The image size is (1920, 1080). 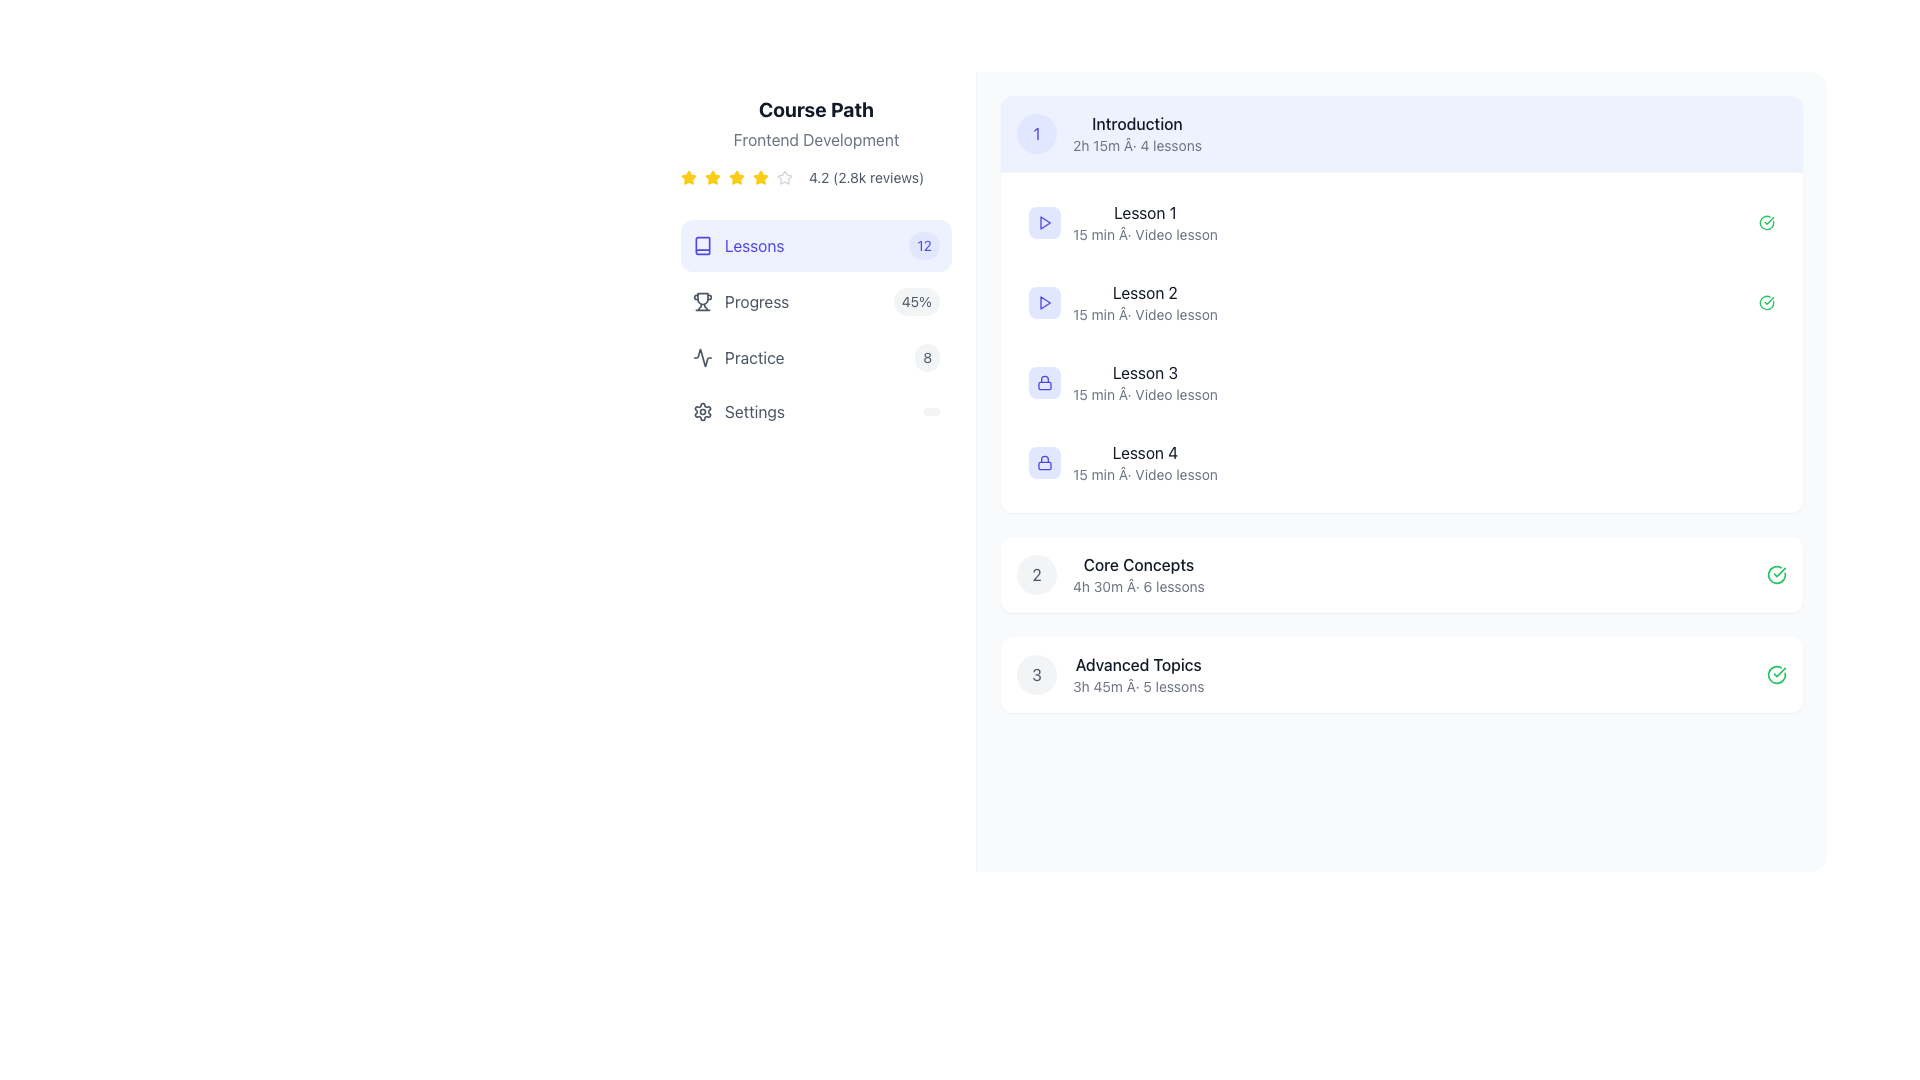 What do you see at coordinates (1138, 585) in the screenshot?
I see `text content of the gray text label displaying course duration and lesson count details, located beneath the title 'Core Concepts'` at bounding box center [1138, 585].